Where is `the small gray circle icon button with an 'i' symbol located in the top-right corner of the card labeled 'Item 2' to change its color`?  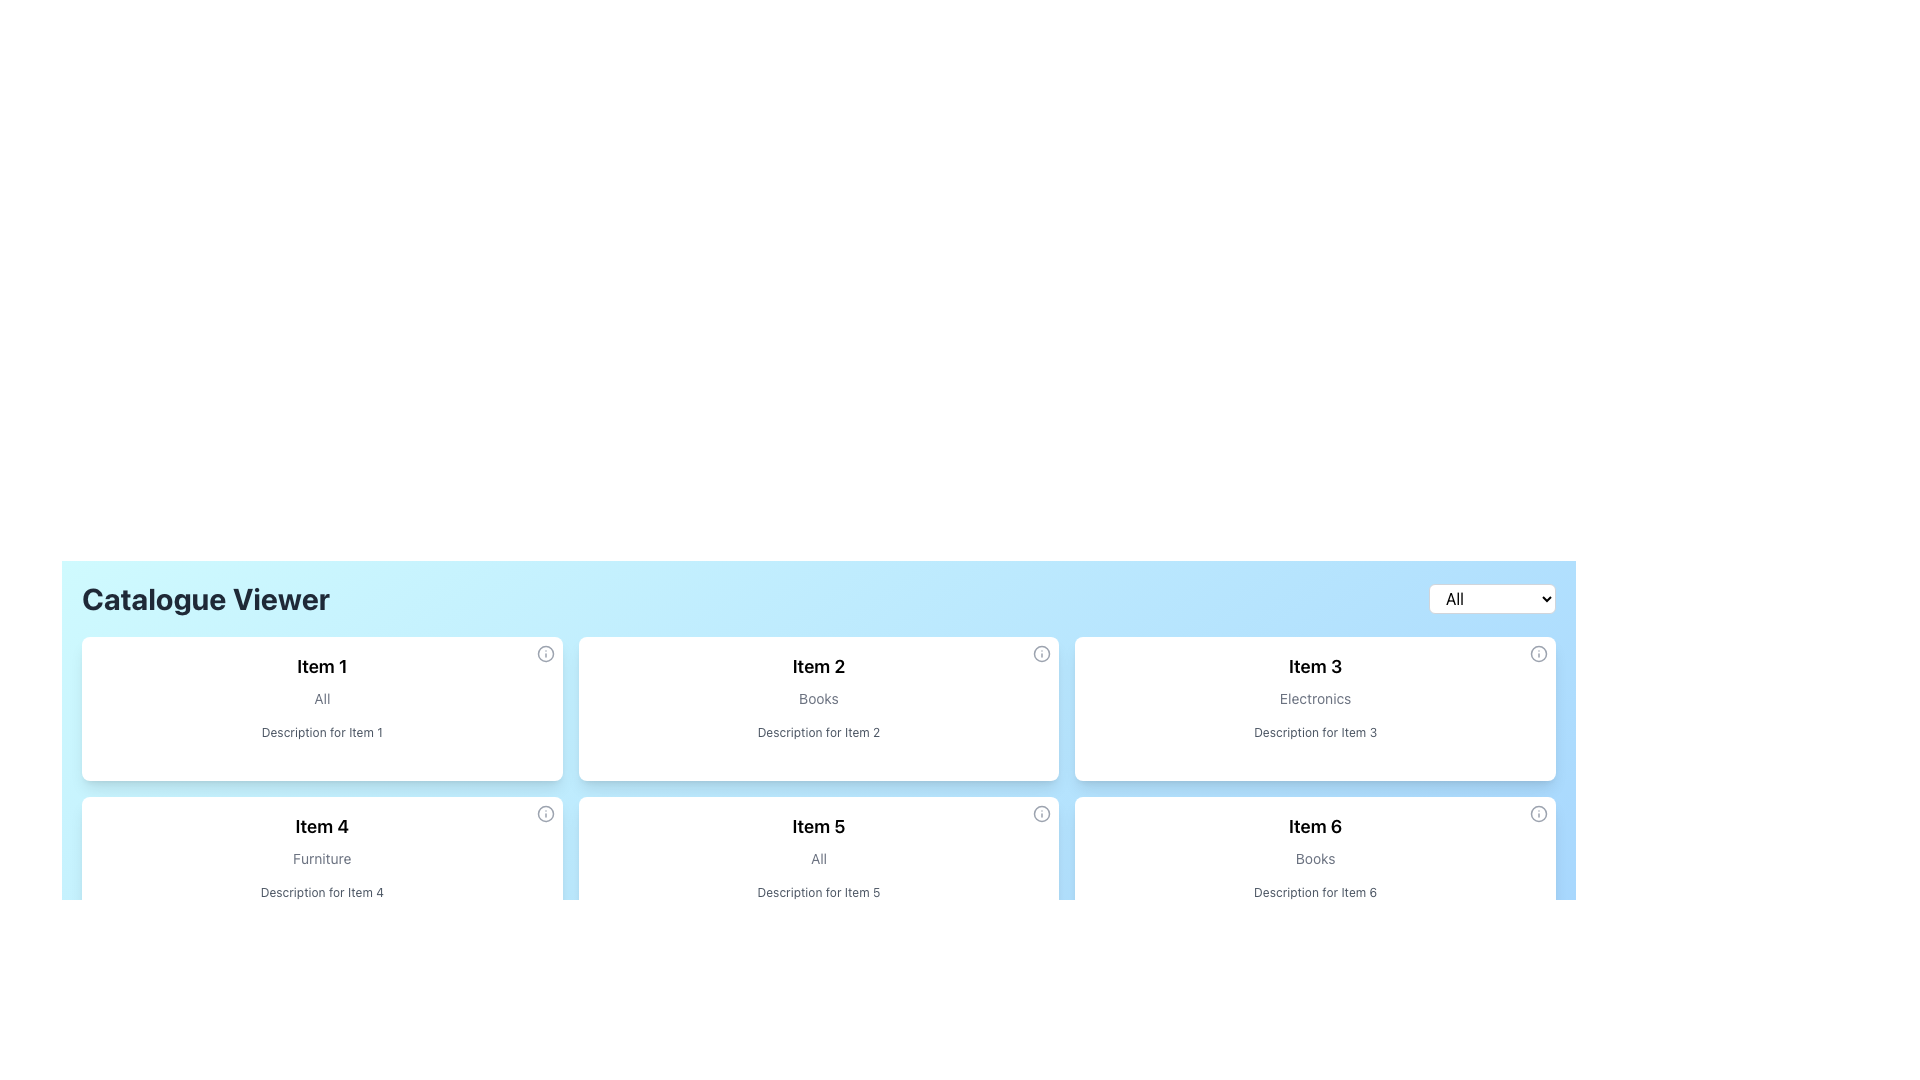
the small gray circle icon button with an 'i' symbol located in the top-right corner of the card labeled 'Item 2' to change its color is located at coordinates (1041, 654).